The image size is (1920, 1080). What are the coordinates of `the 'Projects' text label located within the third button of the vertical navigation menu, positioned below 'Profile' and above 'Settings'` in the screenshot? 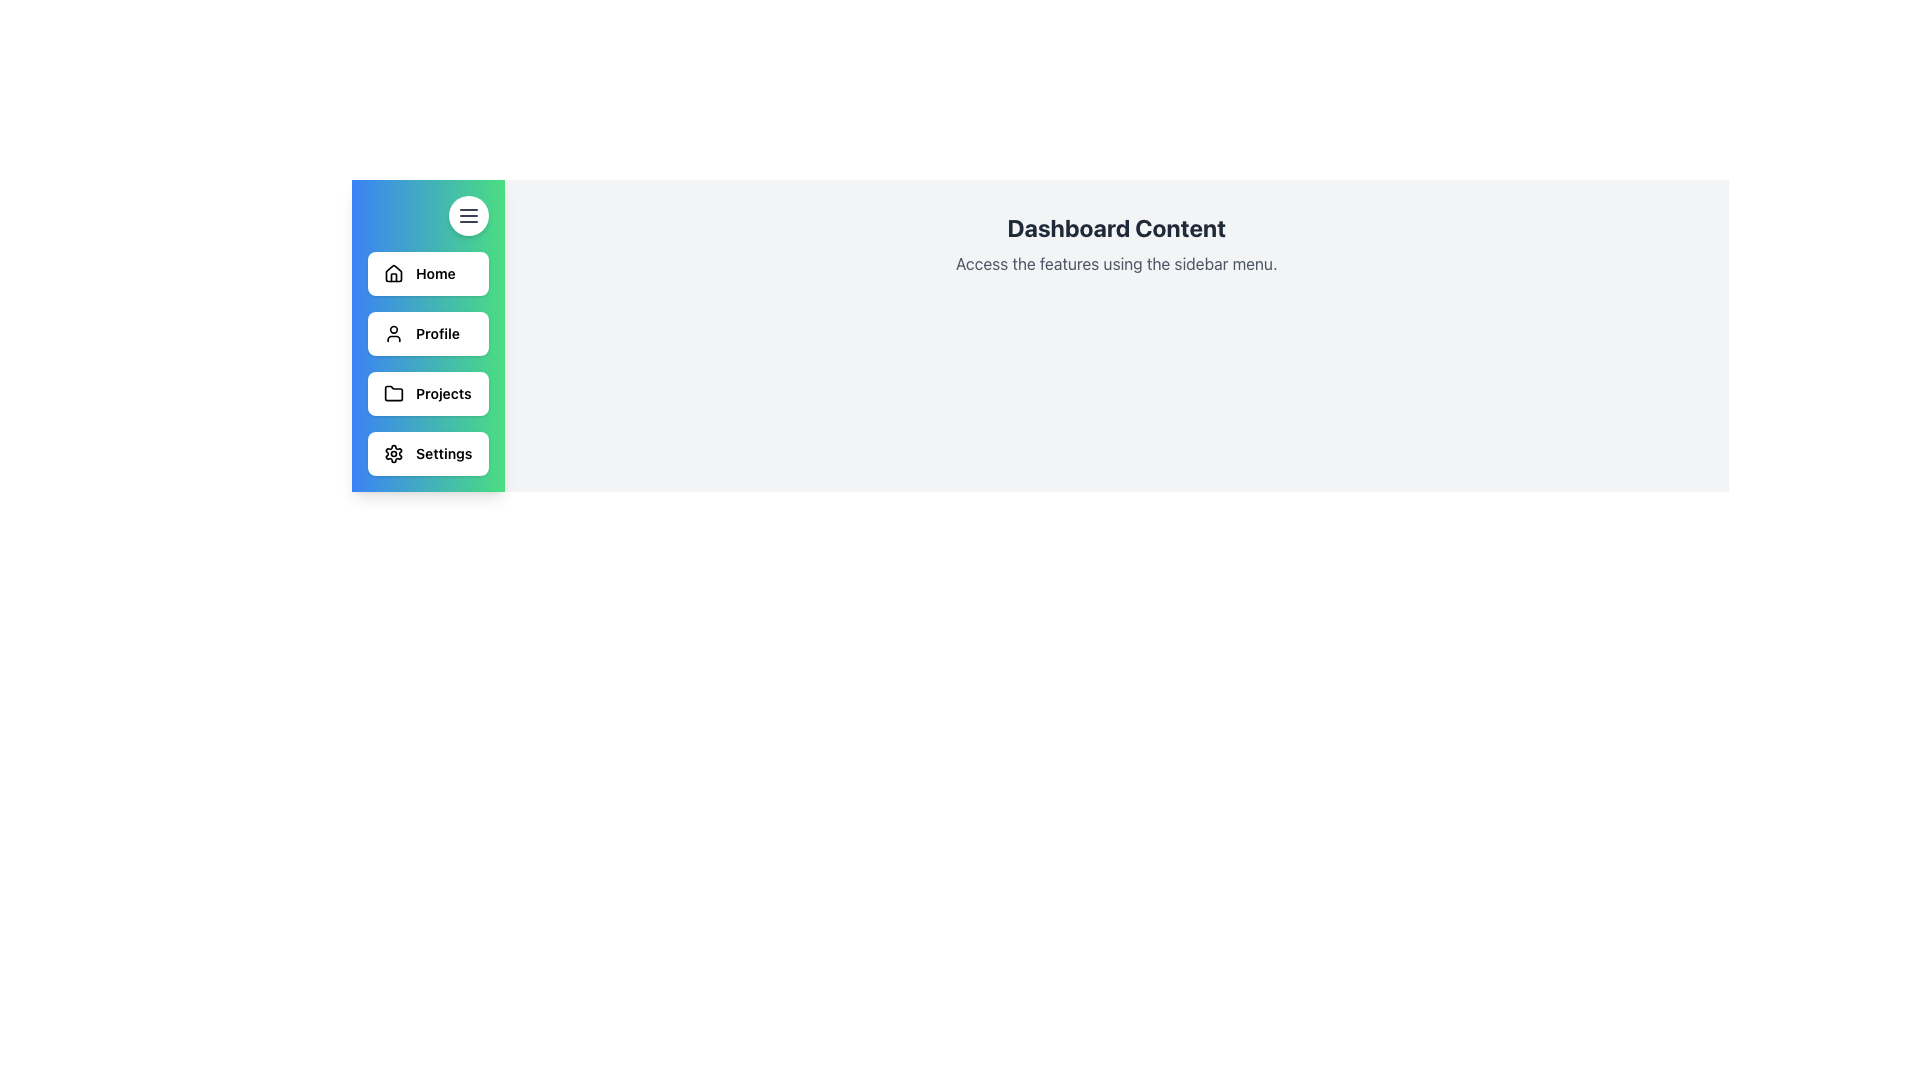 It's located at (442, 393).